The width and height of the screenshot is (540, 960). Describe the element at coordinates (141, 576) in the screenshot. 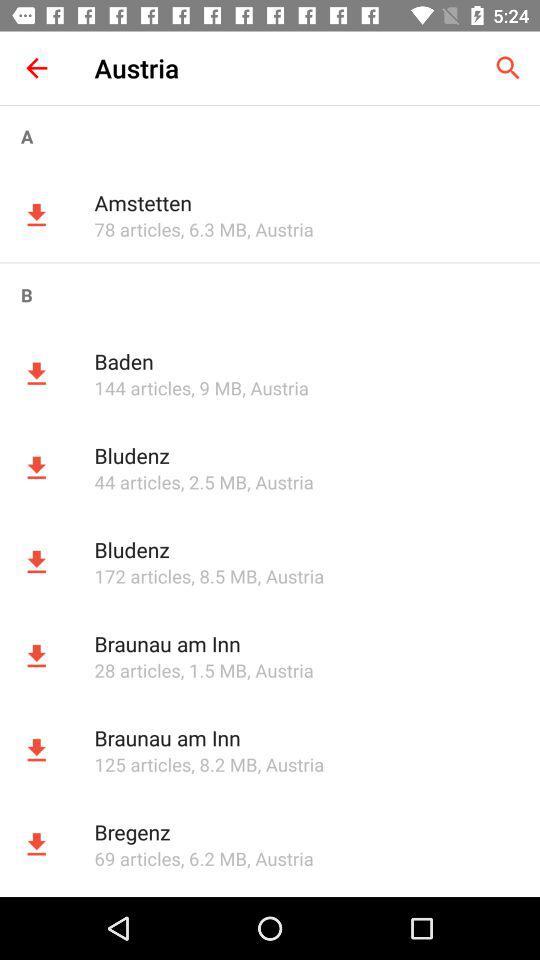

I see `icon to the left of the , 8.5 mb` at that location.